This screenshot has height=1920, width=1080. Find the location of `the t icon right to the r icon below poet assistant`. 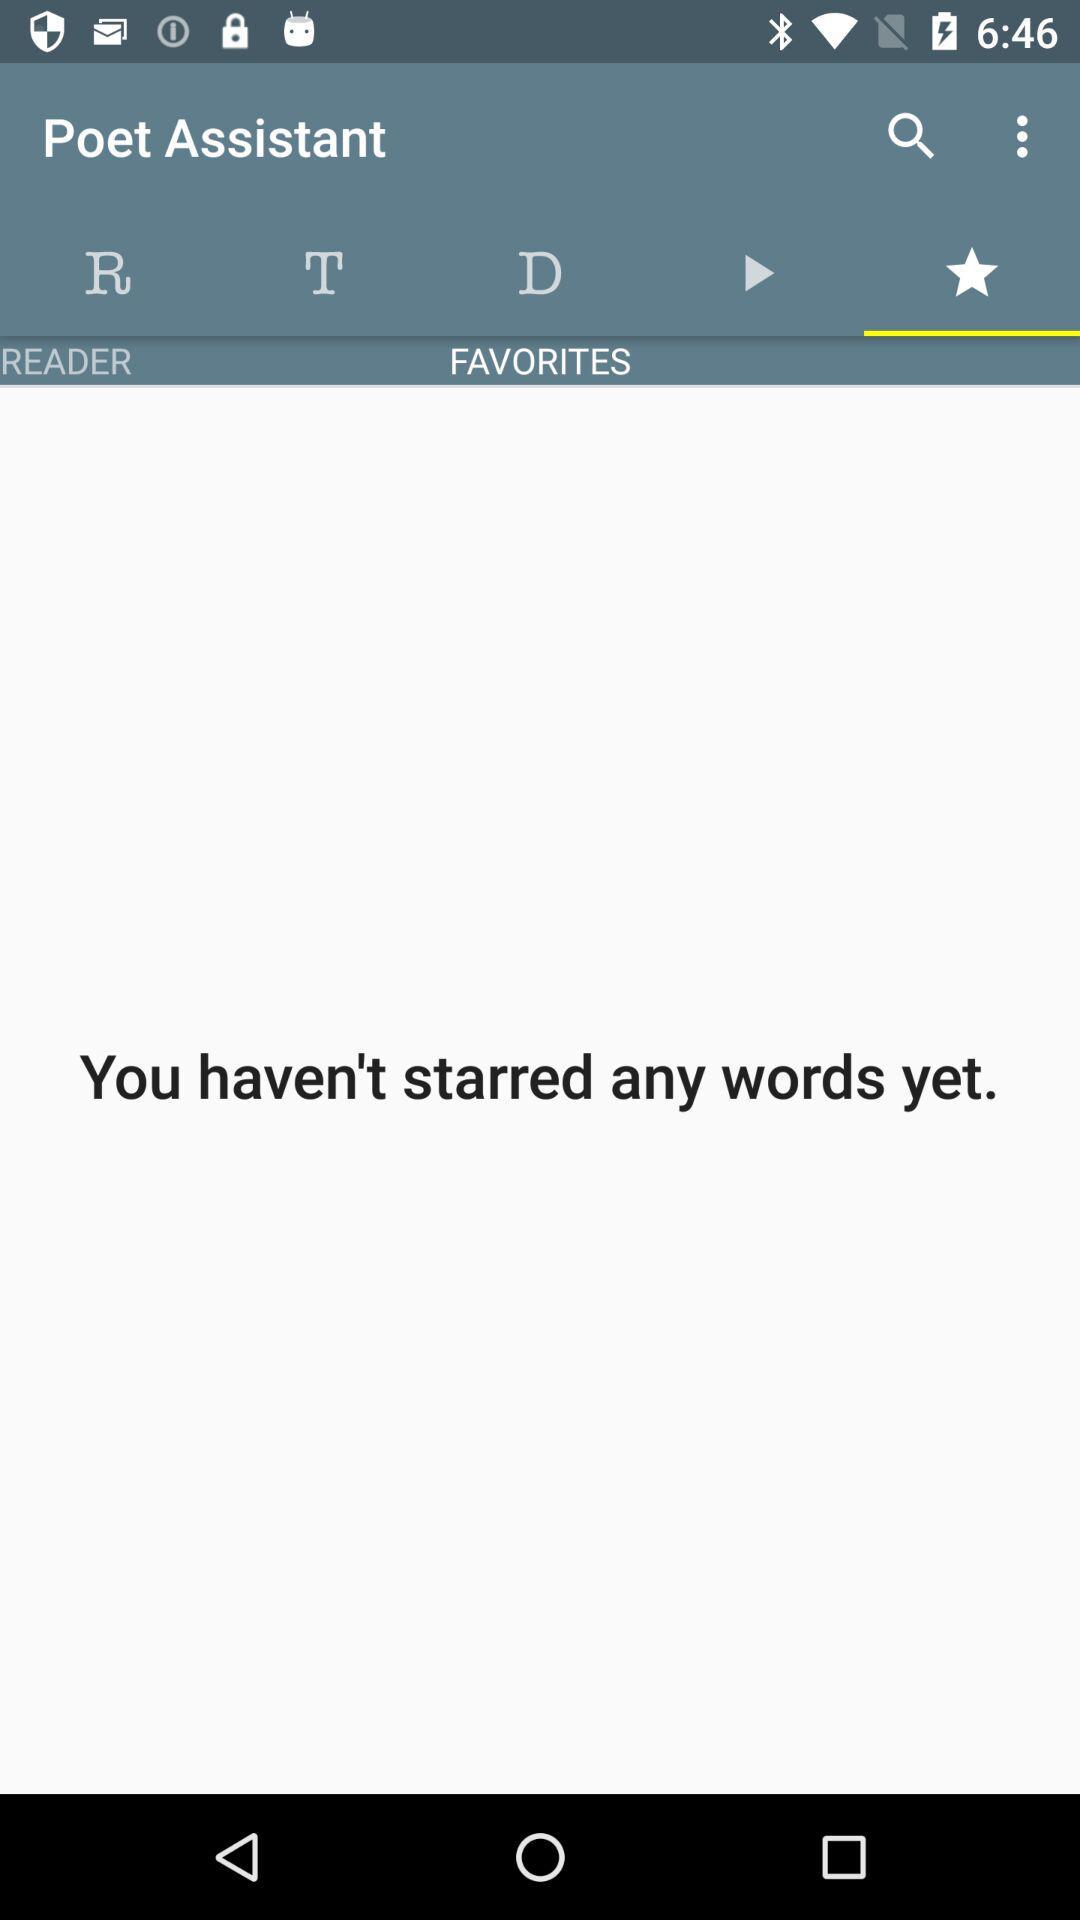

the t icon right to the r icon below poet assistant is located at coordinates (323, 272).